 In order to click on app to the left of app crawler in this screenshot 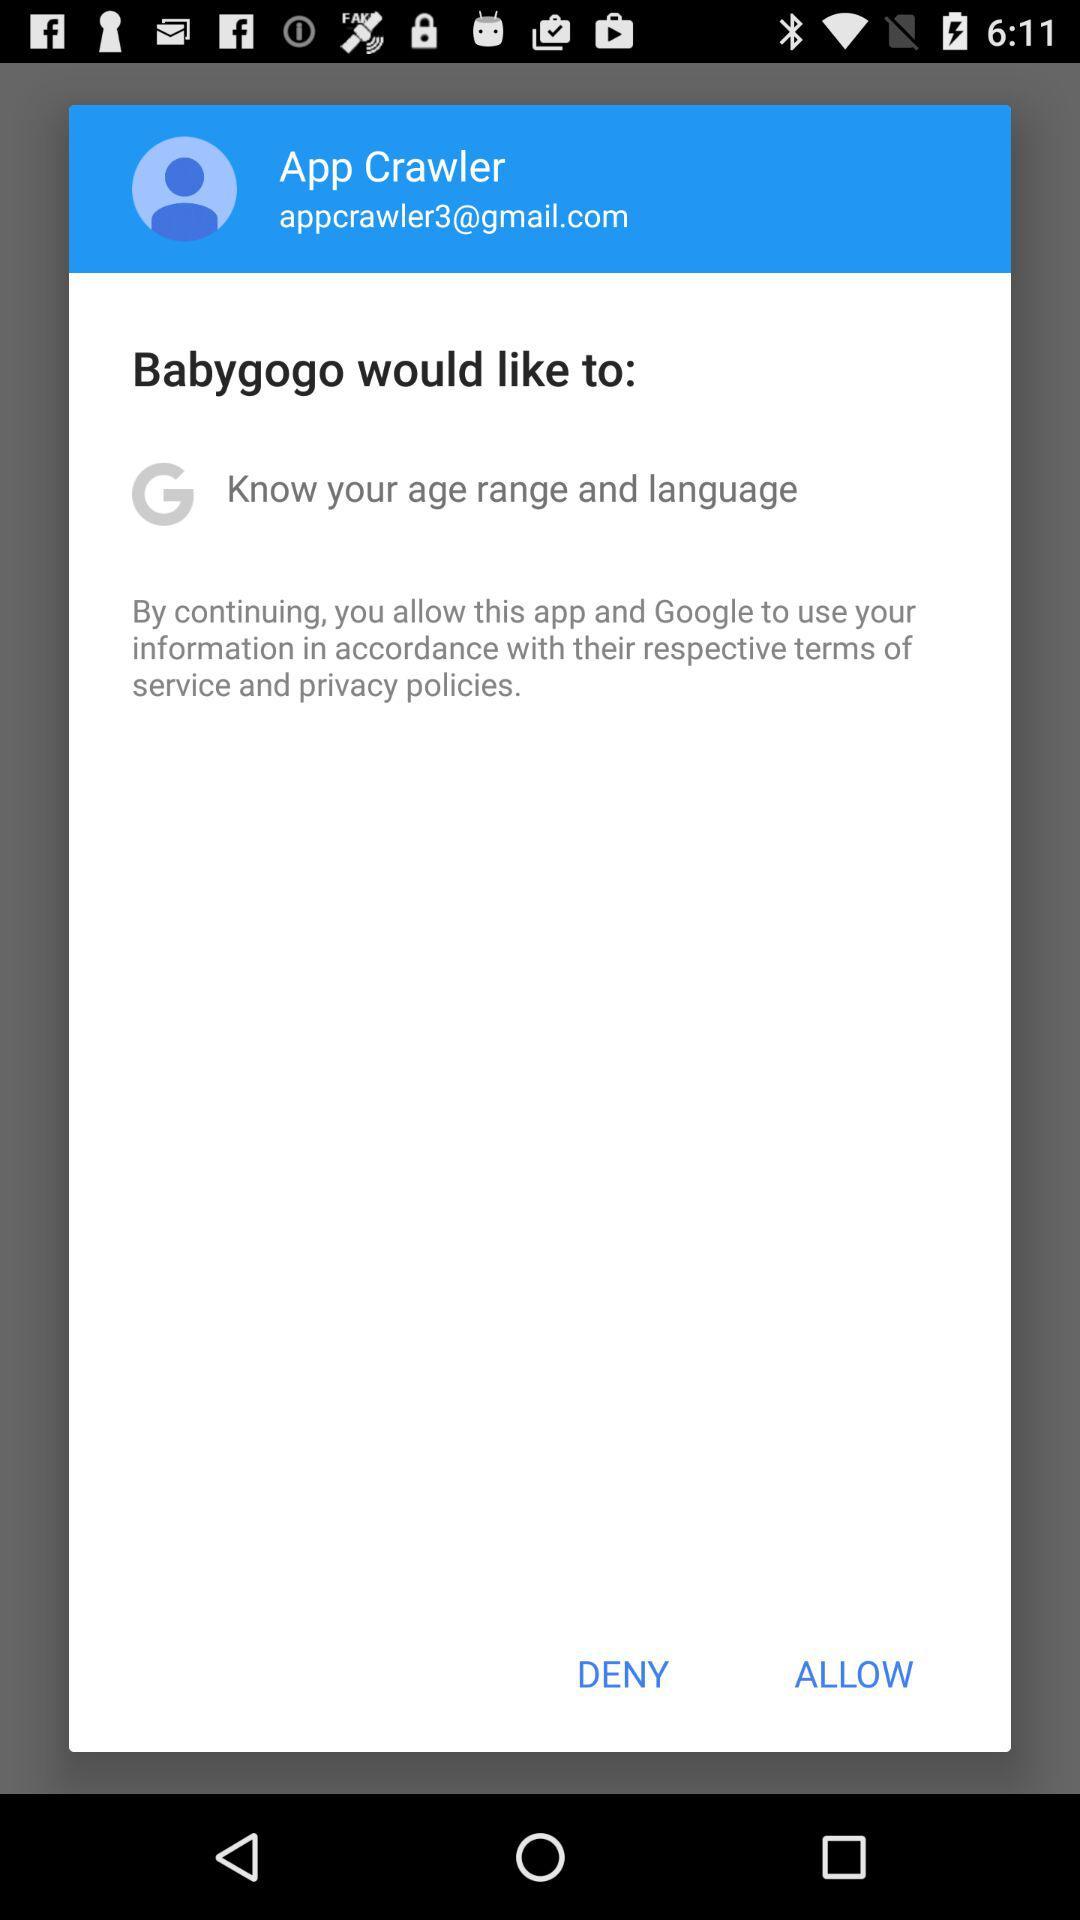, I will do `click(184, 188)`.